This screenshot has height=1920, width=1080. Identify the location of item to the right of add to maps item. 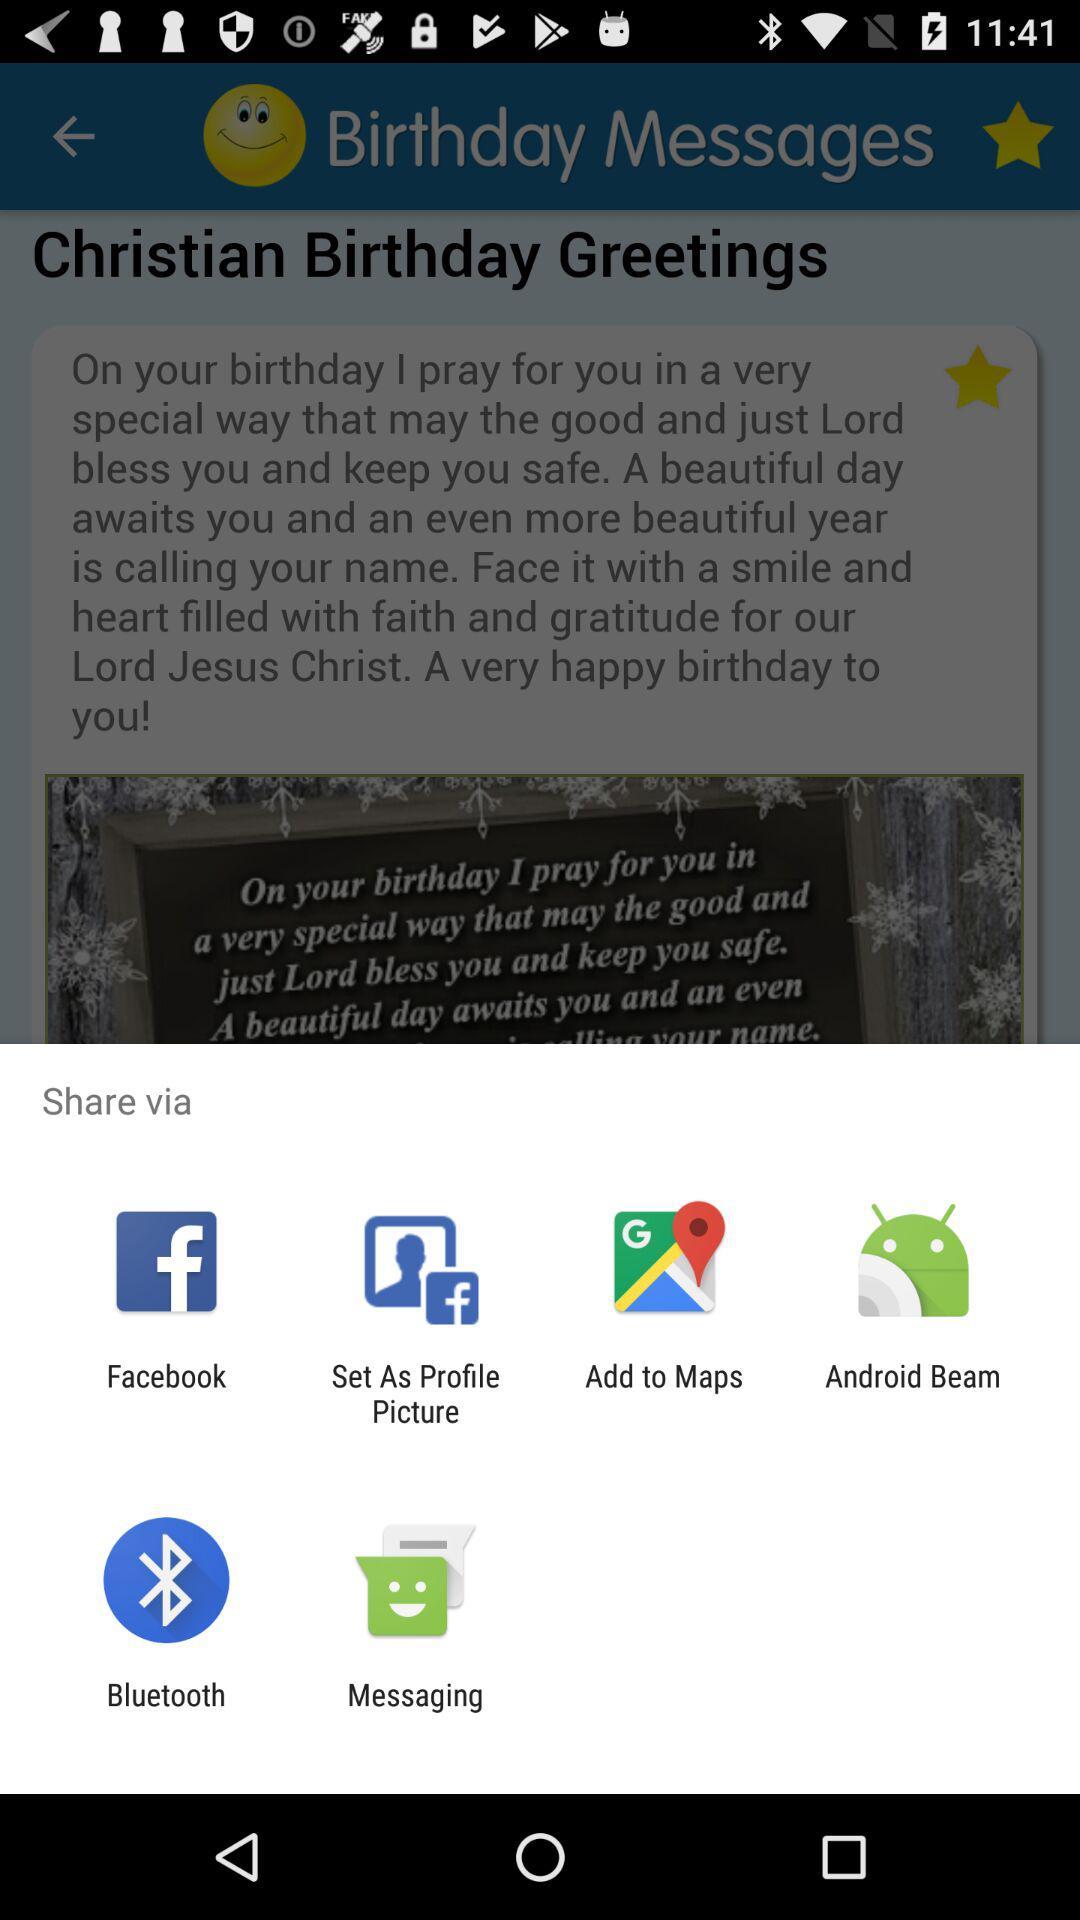
(913, 1392).